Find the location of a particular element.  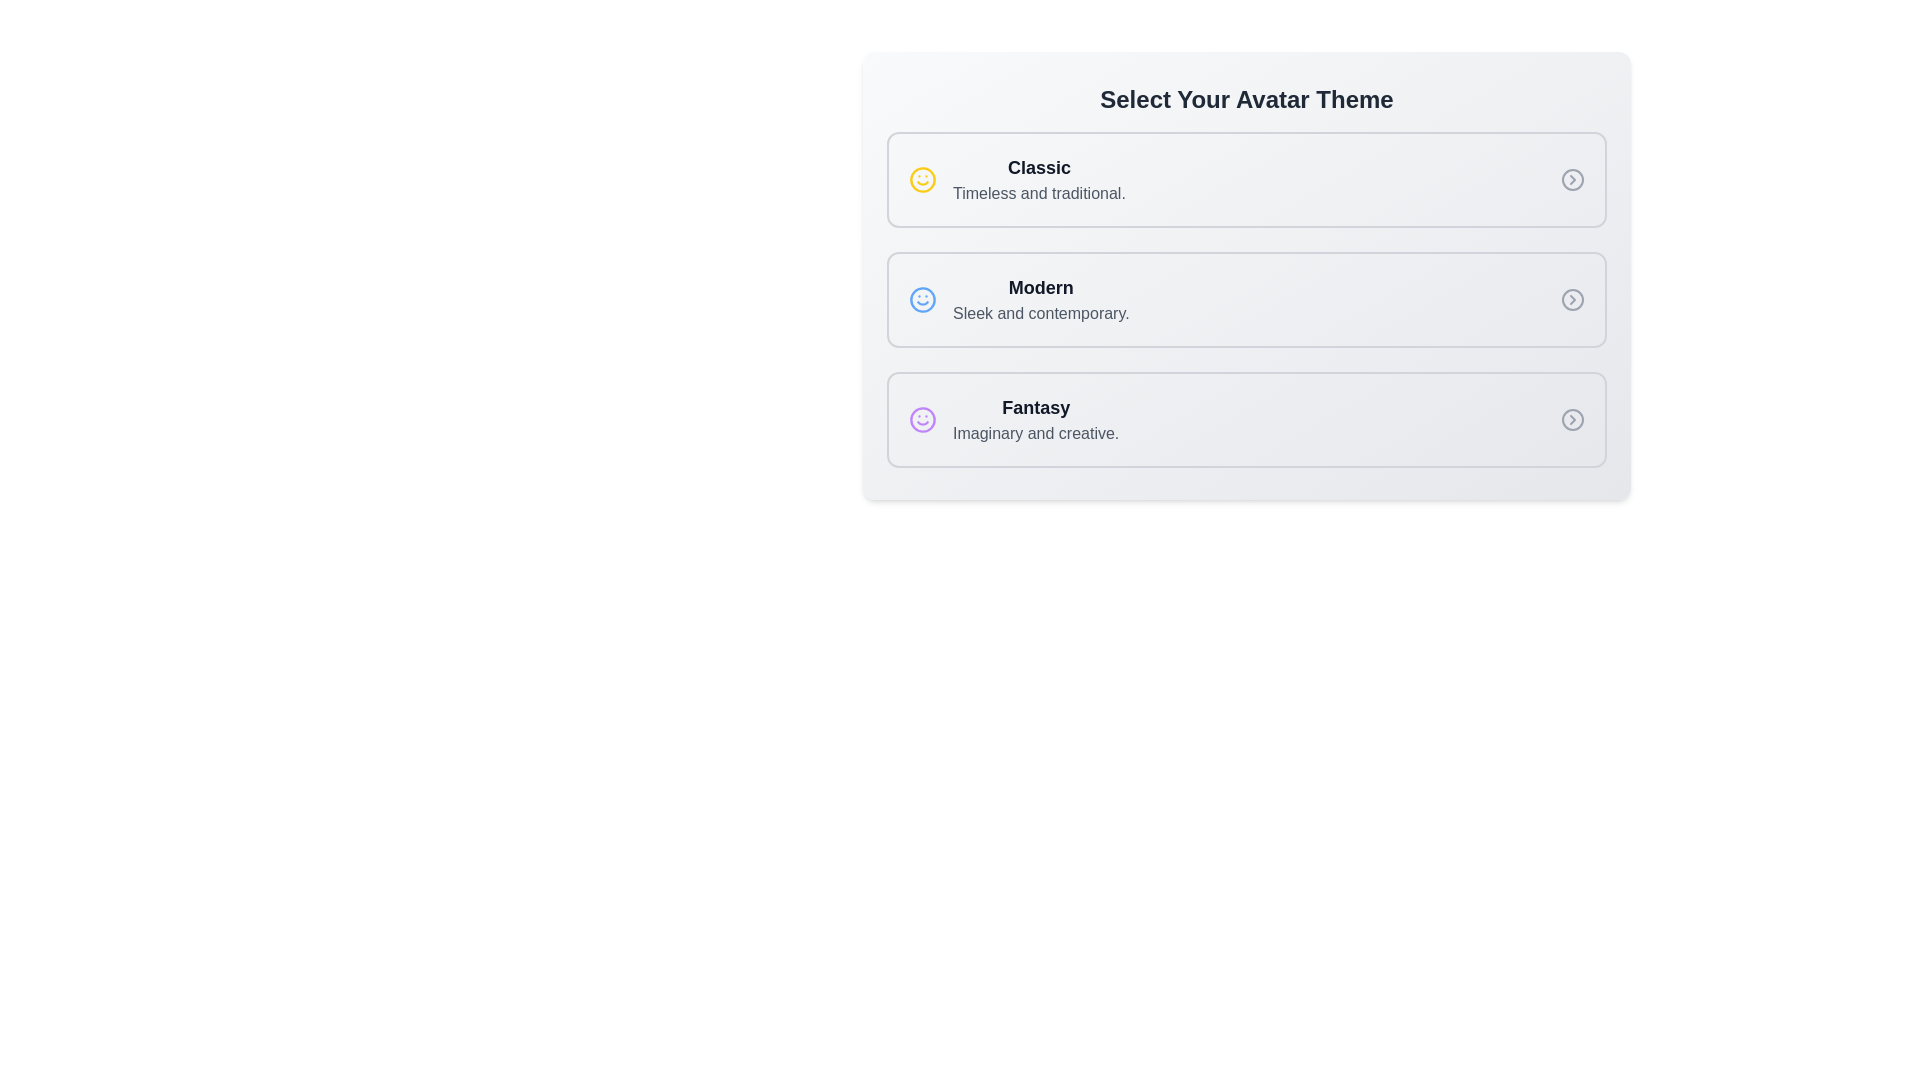

informational text element displaying 'Timeless and traditional.' which is styled in gray color and positioned underneath the title 'Classic' is located at coordinates (1039, 193).